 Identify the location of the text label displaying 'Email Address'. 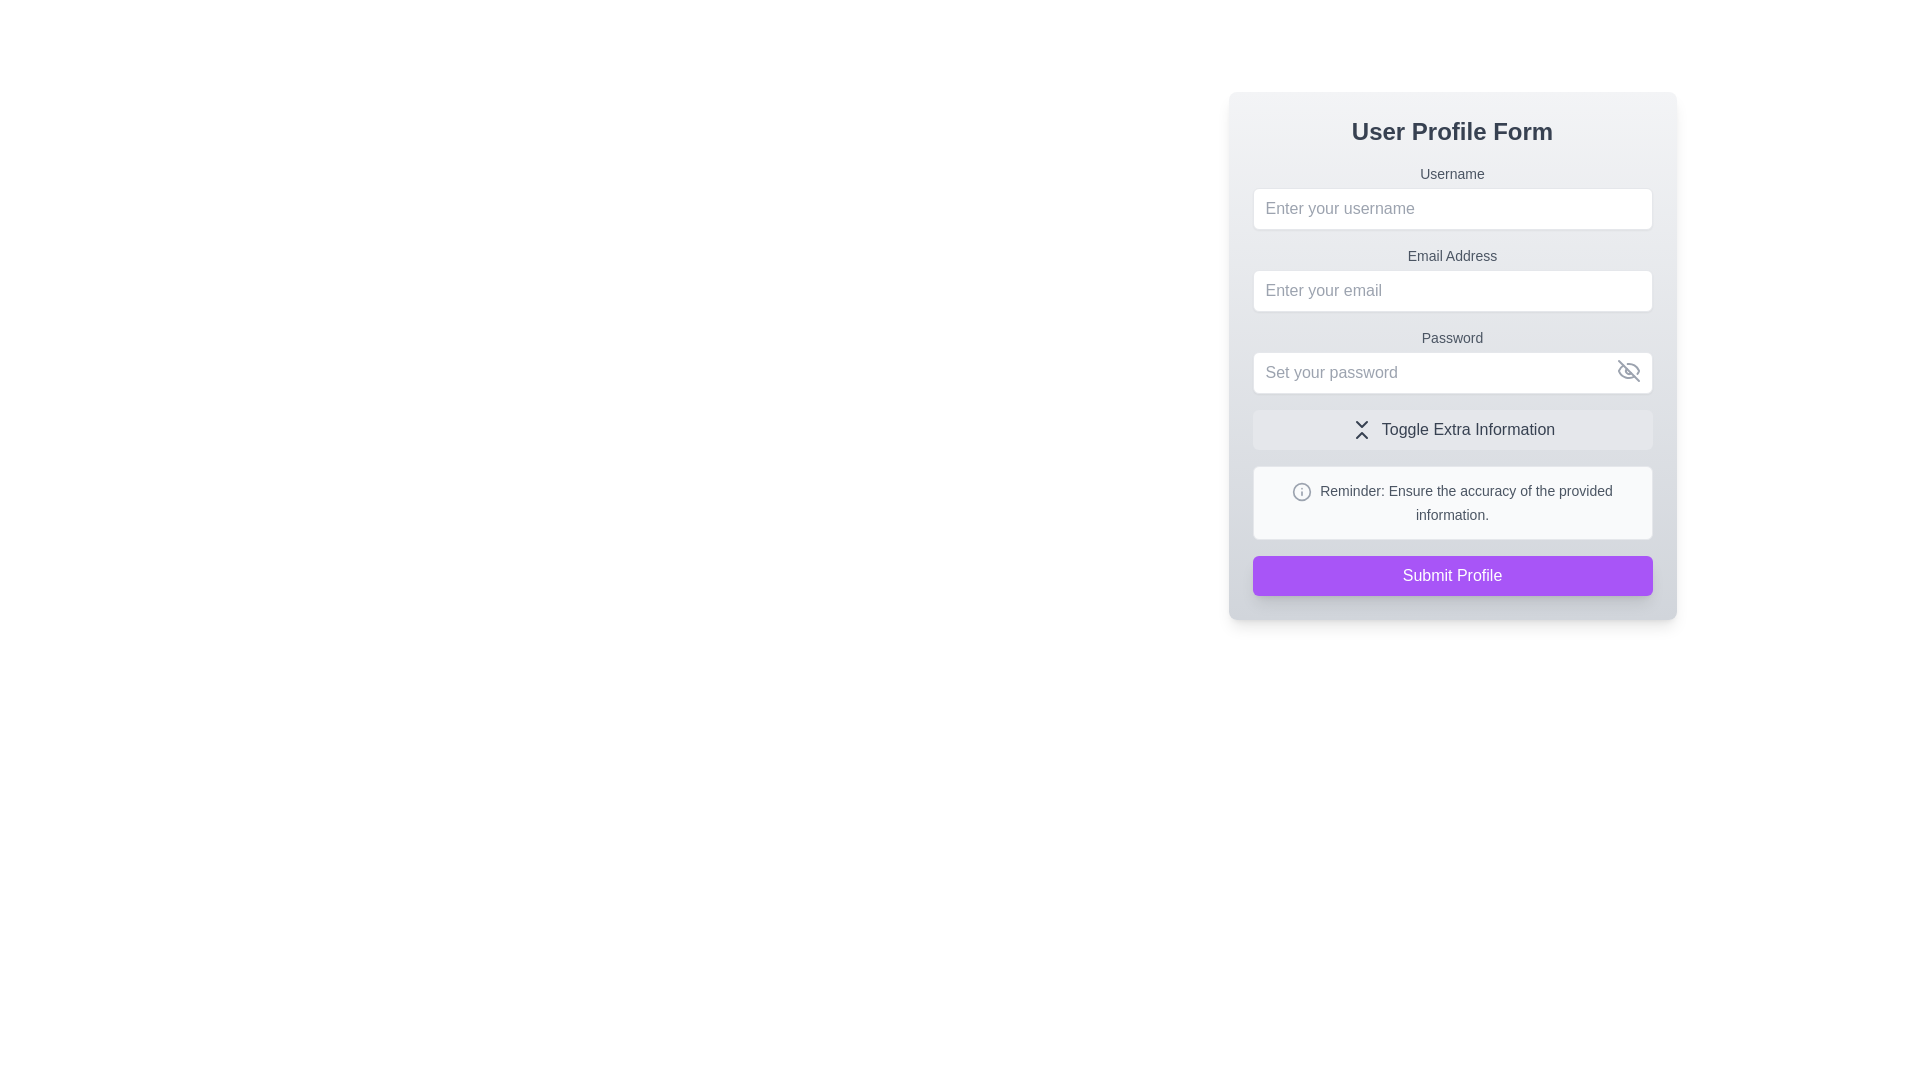
(1452, 254).